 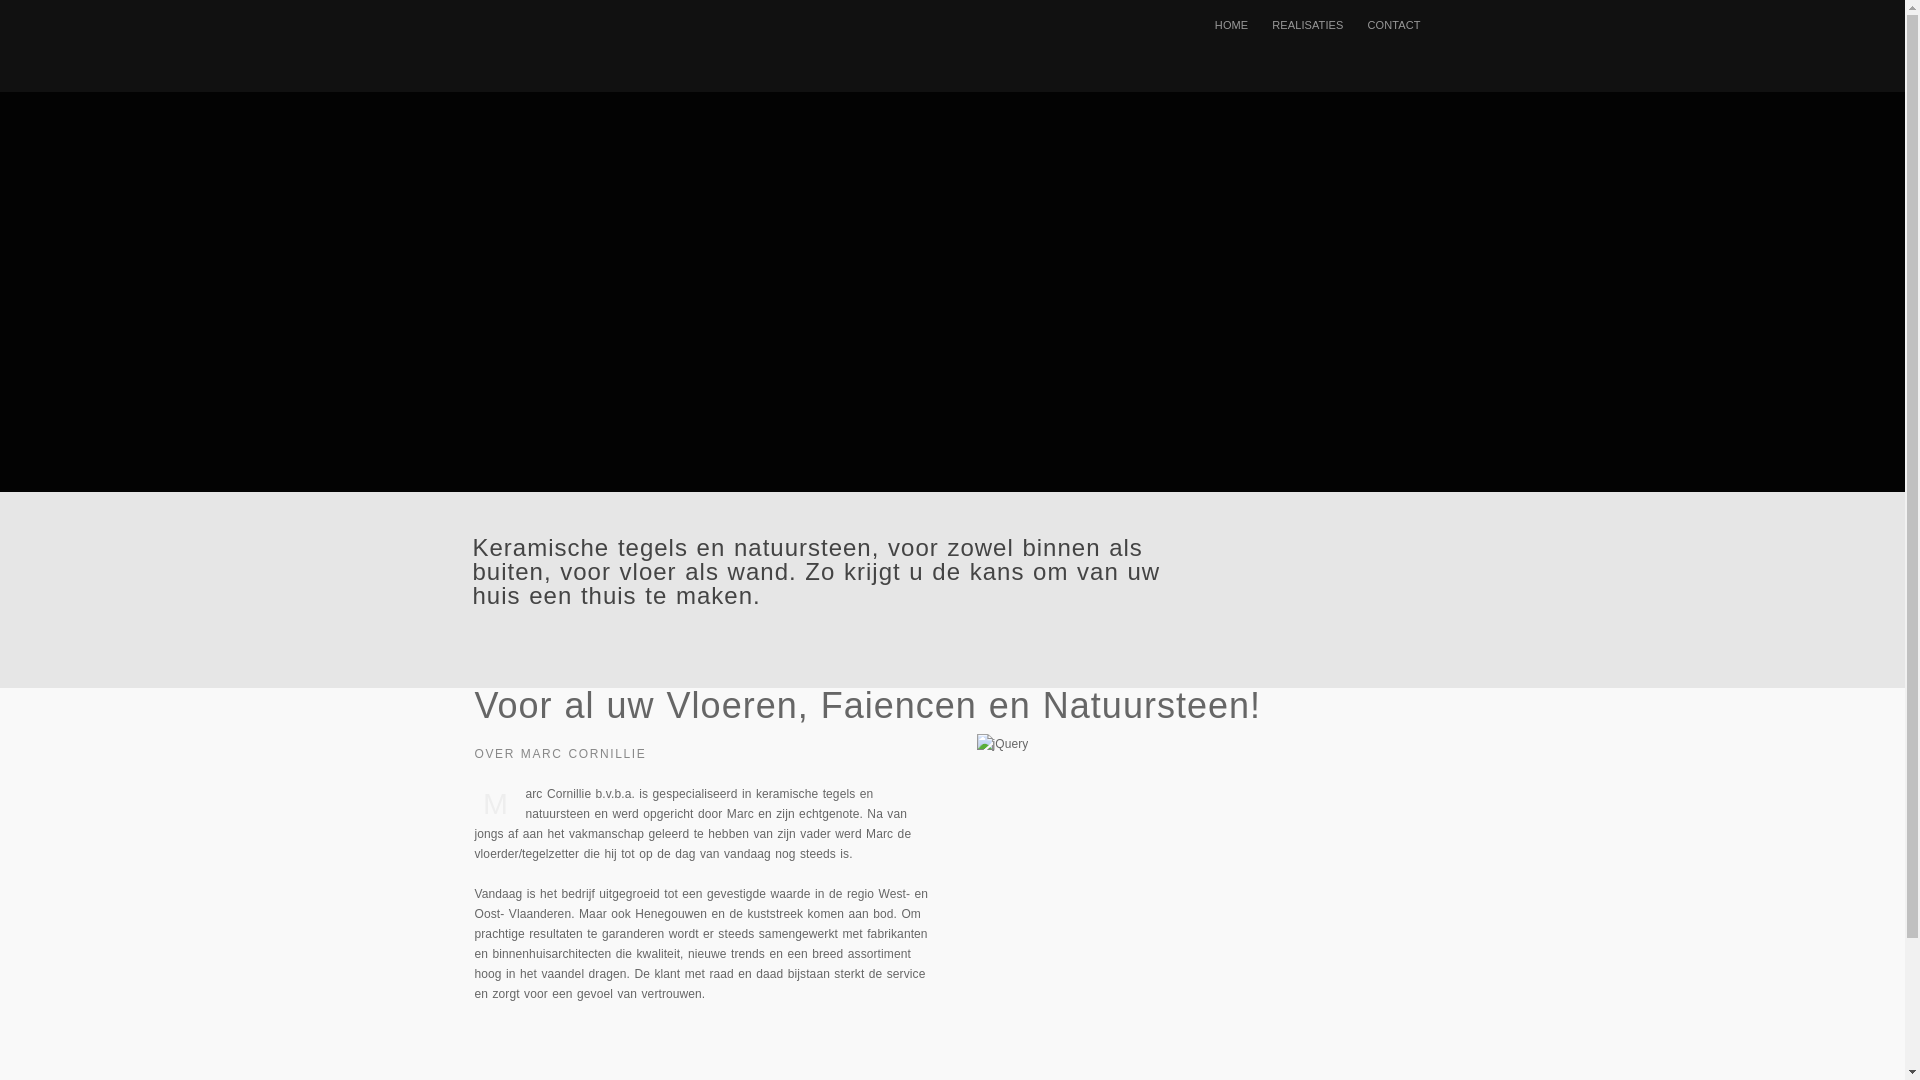 What do you see at coordinates (1307, 24) in the screenshot?
I see `'REALISATIES'` at bounding box center [1307, 24].